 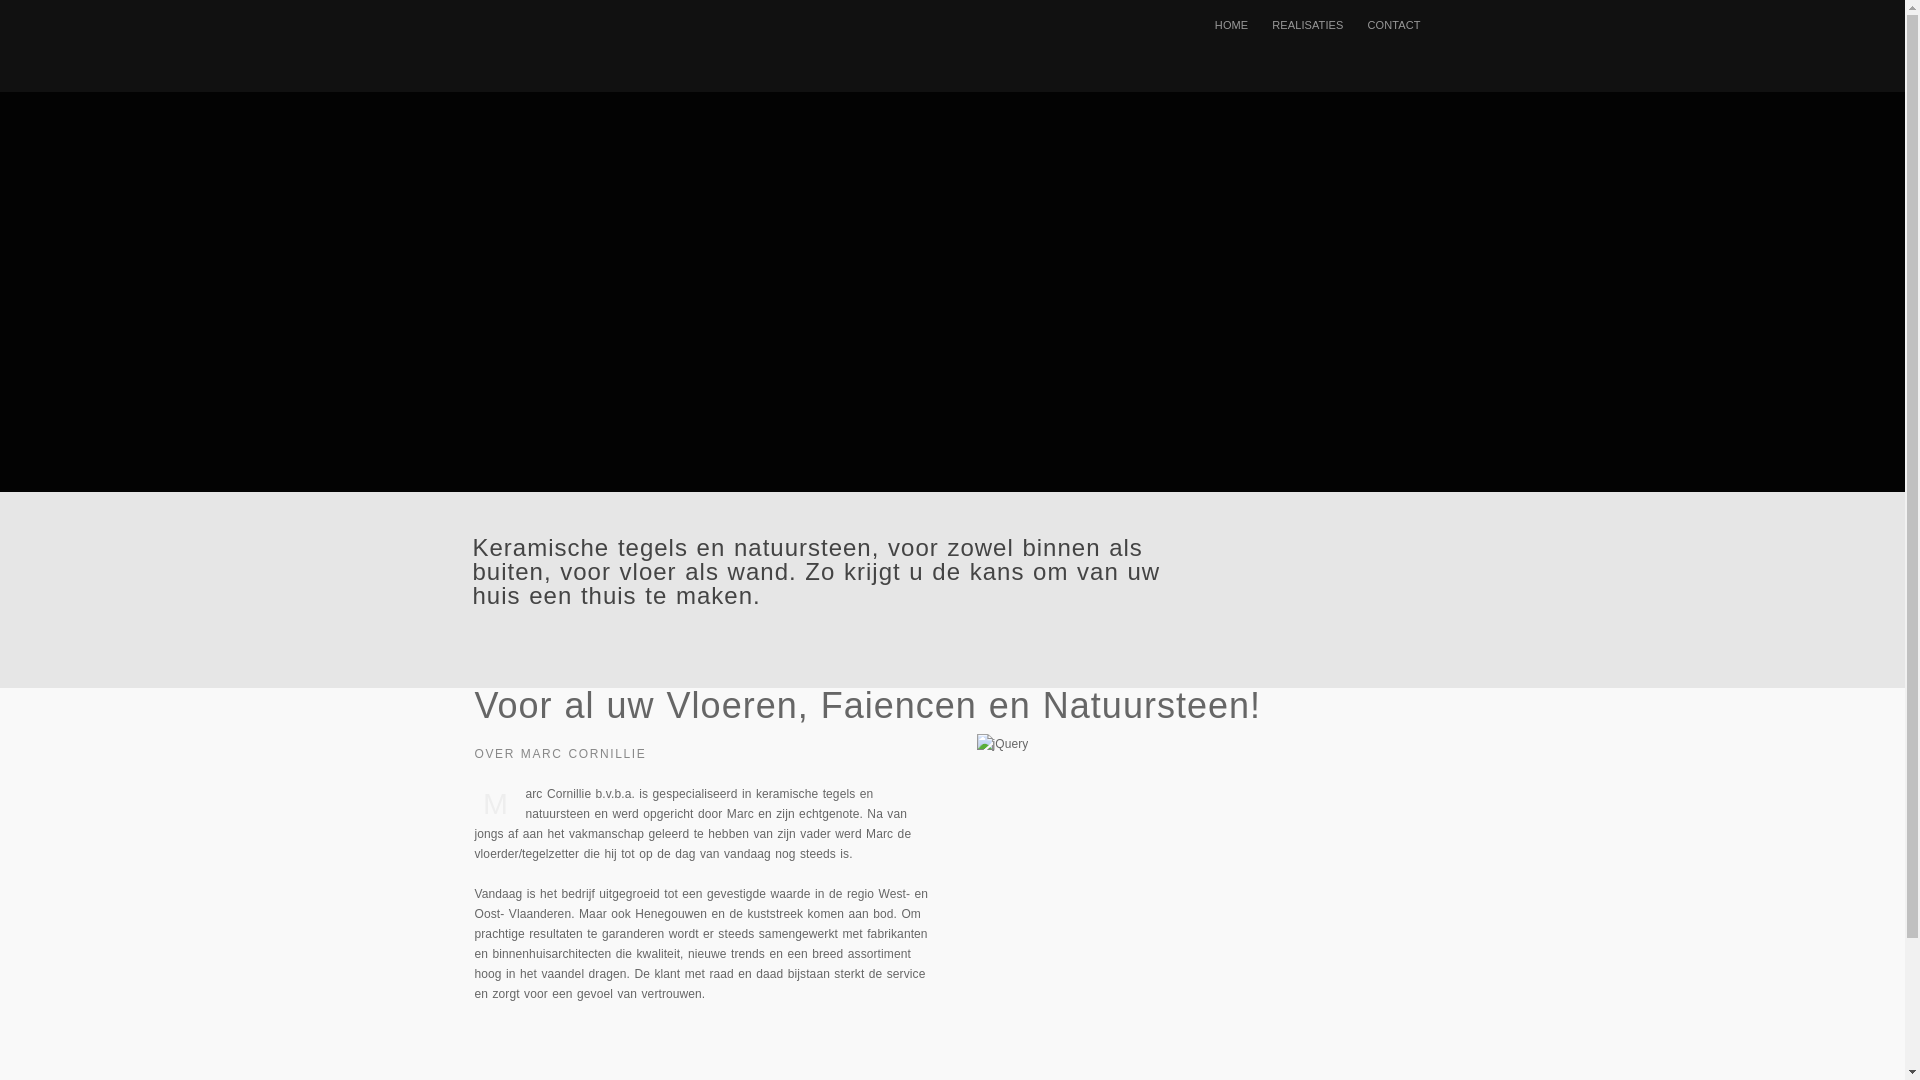 What do you see at coordinates (1307, 24) in the screenshot?
I see `'REALISATIES'` at bounding box center [1307, 24].